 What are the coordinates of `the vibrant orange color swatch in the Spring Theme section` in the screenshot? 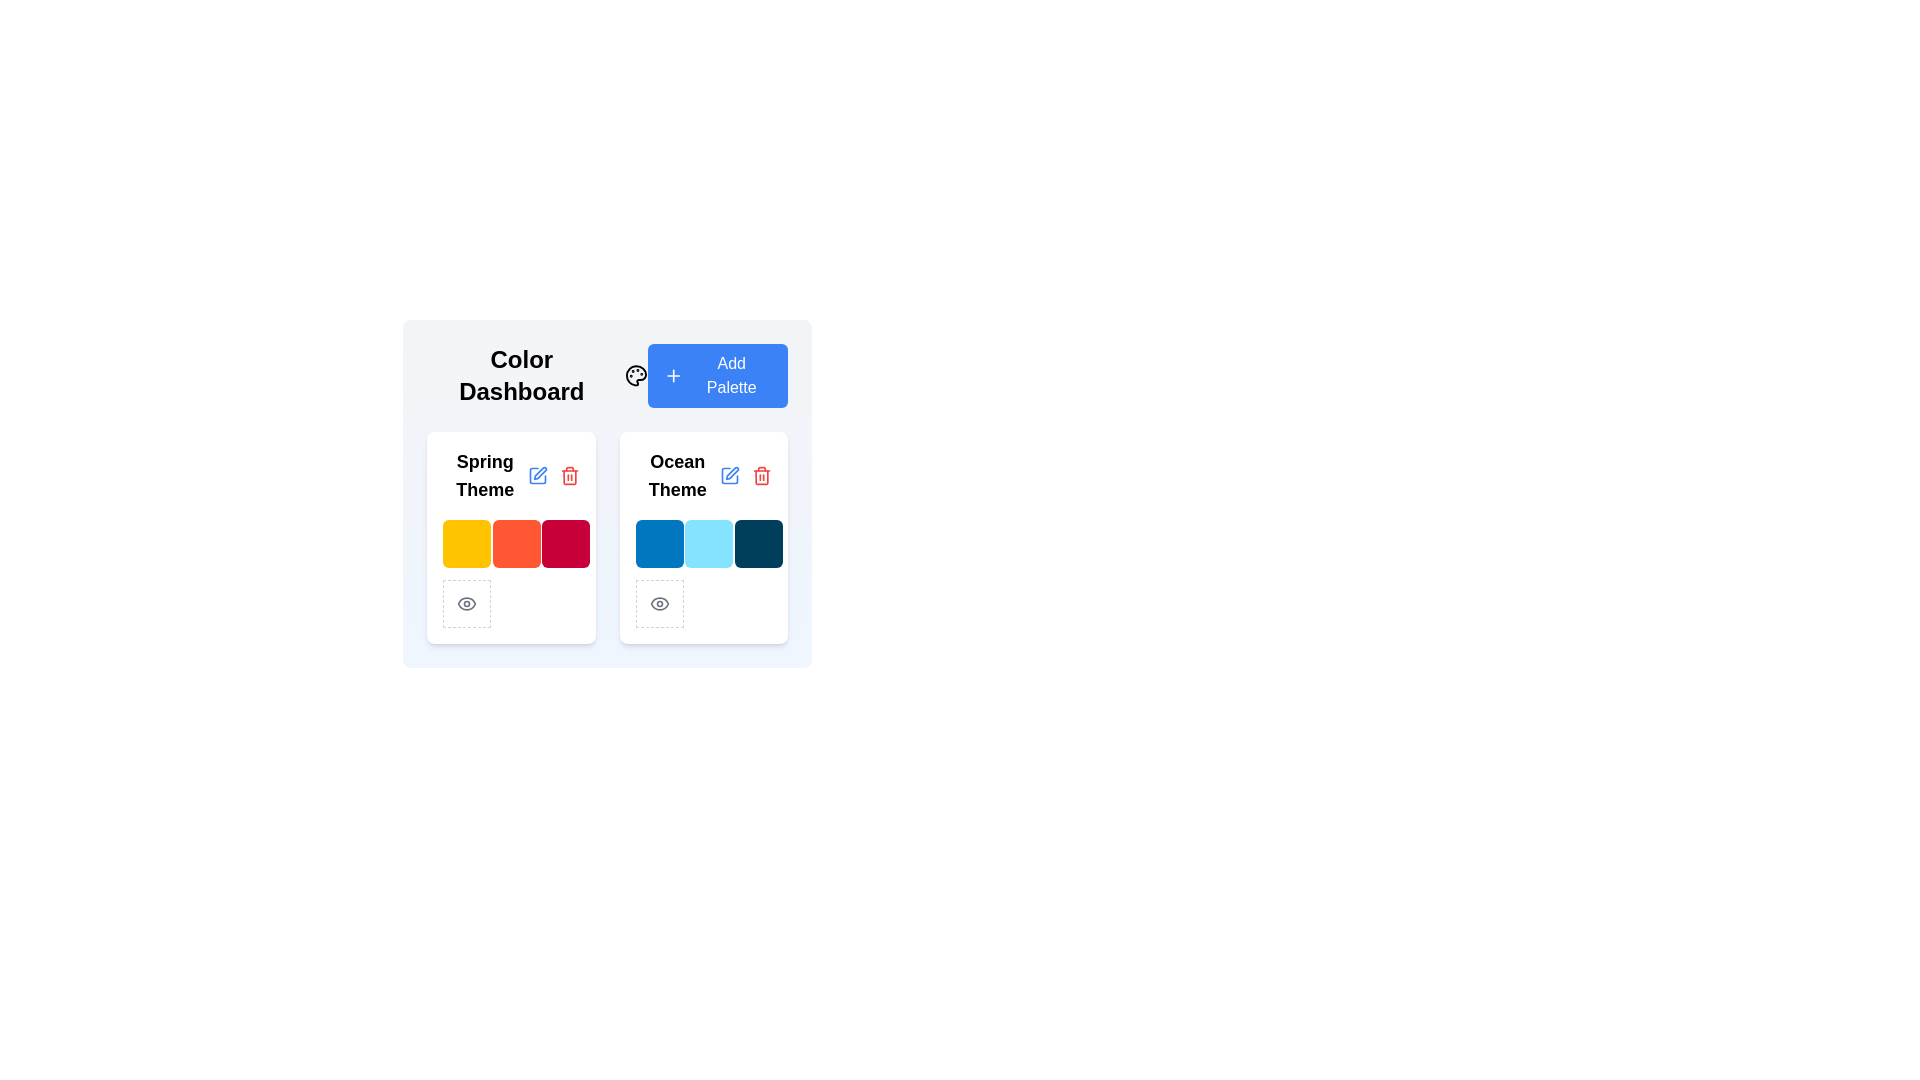 It's located at (516, 543).